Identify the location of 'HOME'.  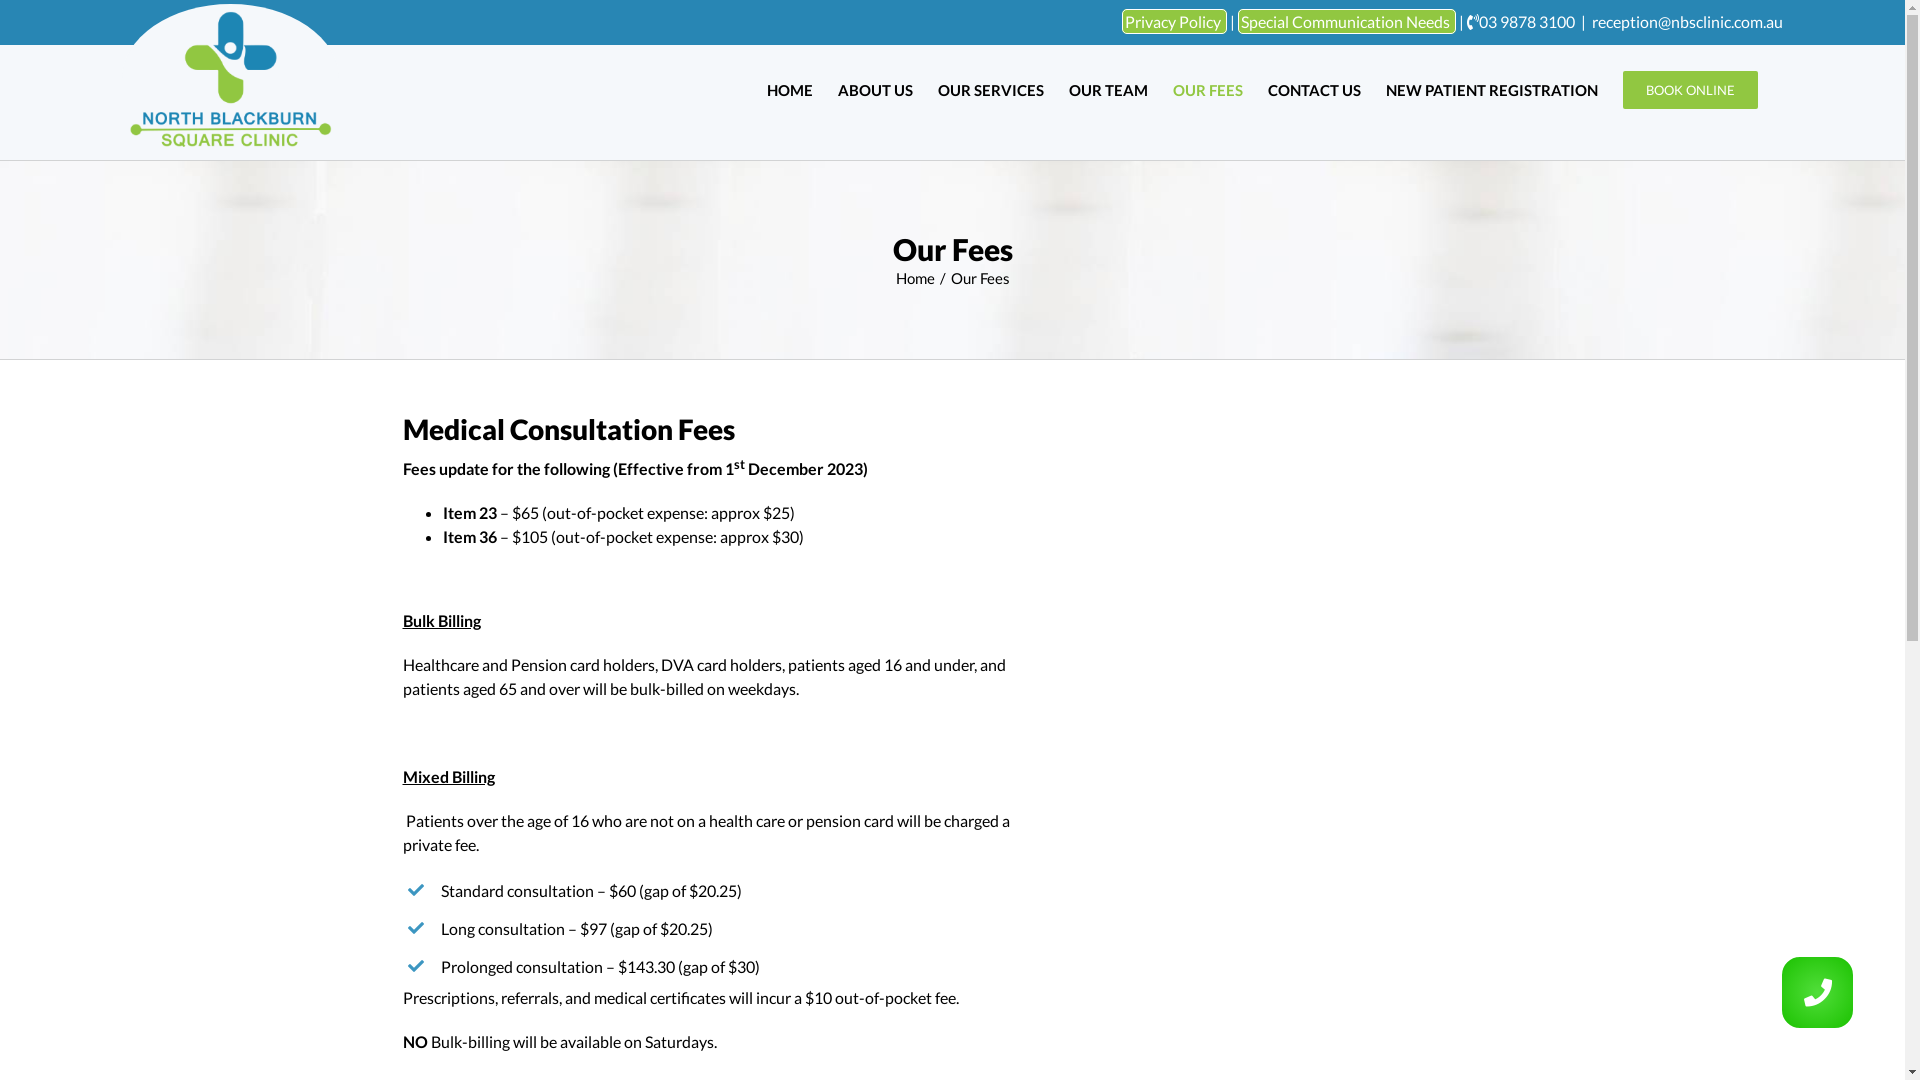
(789, 88).